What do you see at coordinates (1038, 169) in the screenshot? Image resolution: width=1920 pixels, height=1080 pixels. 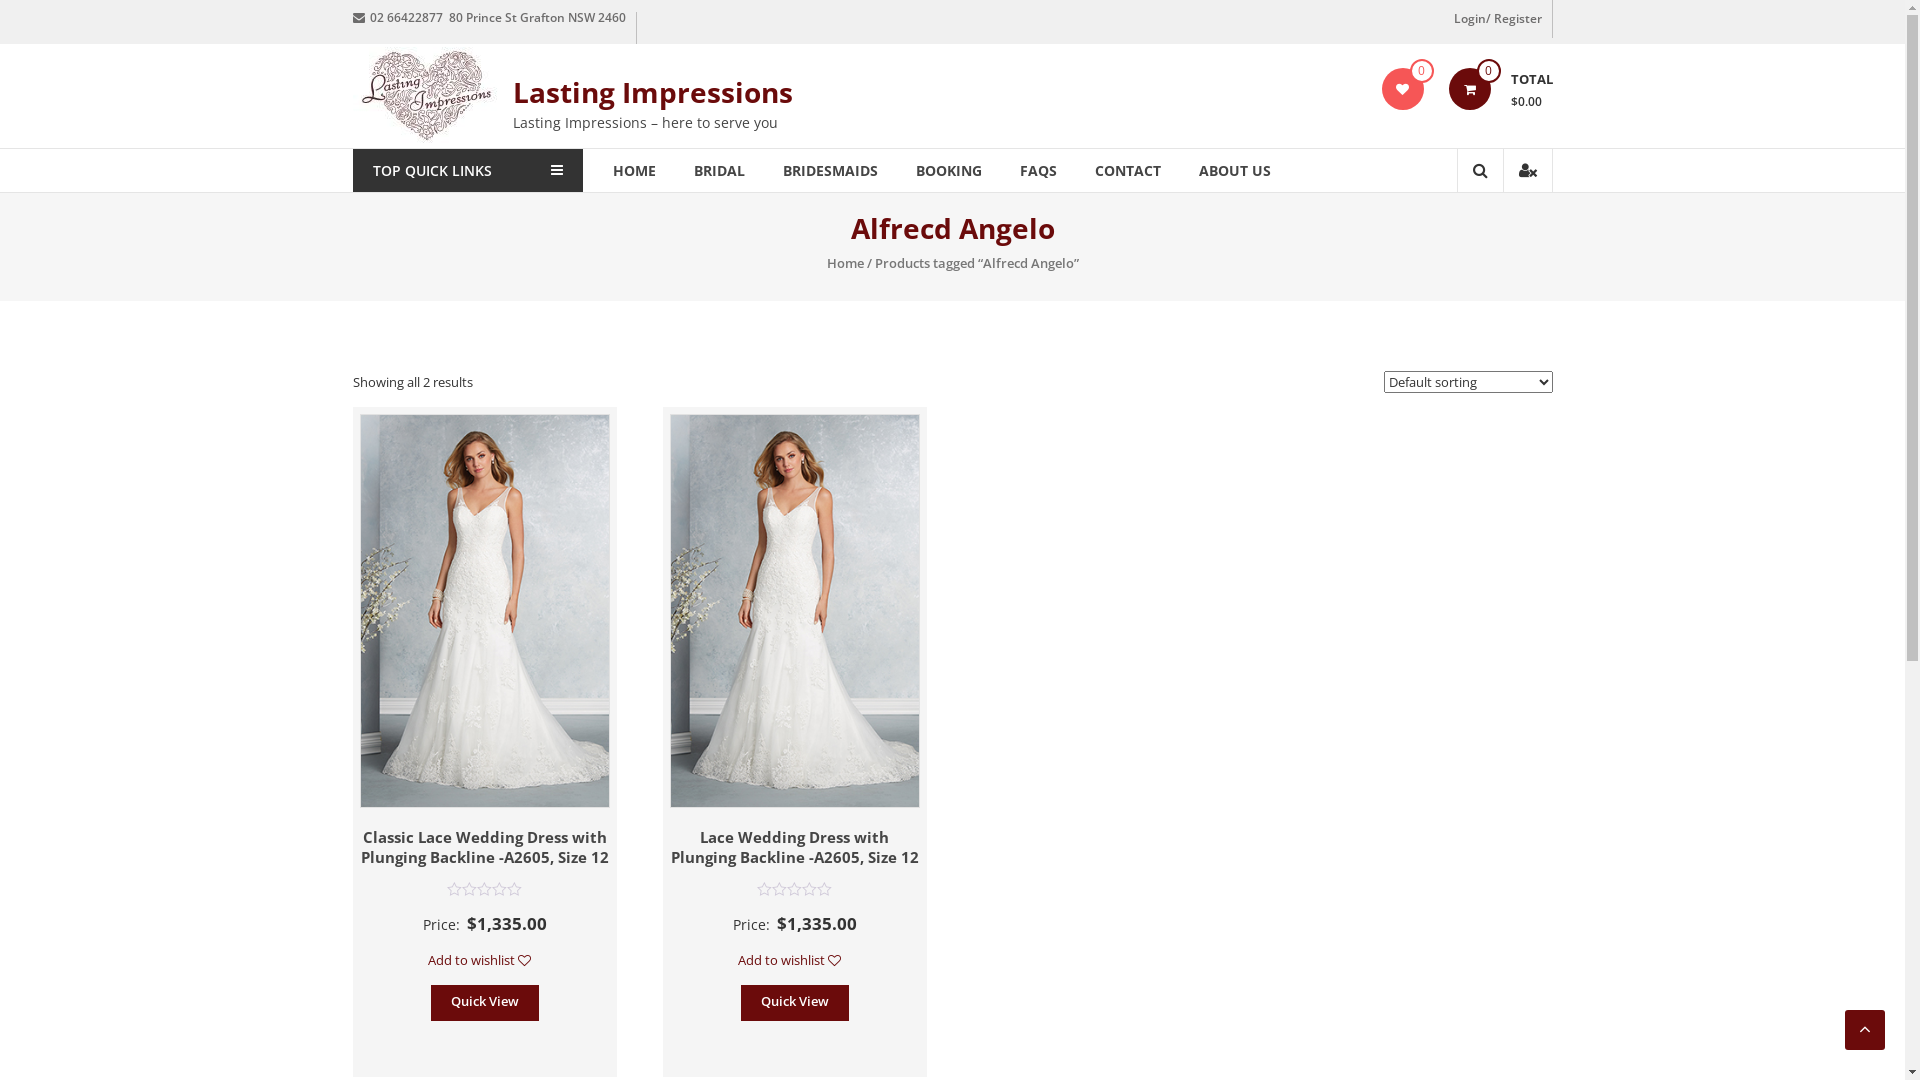 I see `'FAQS'` at bounding box center [1038, 169].